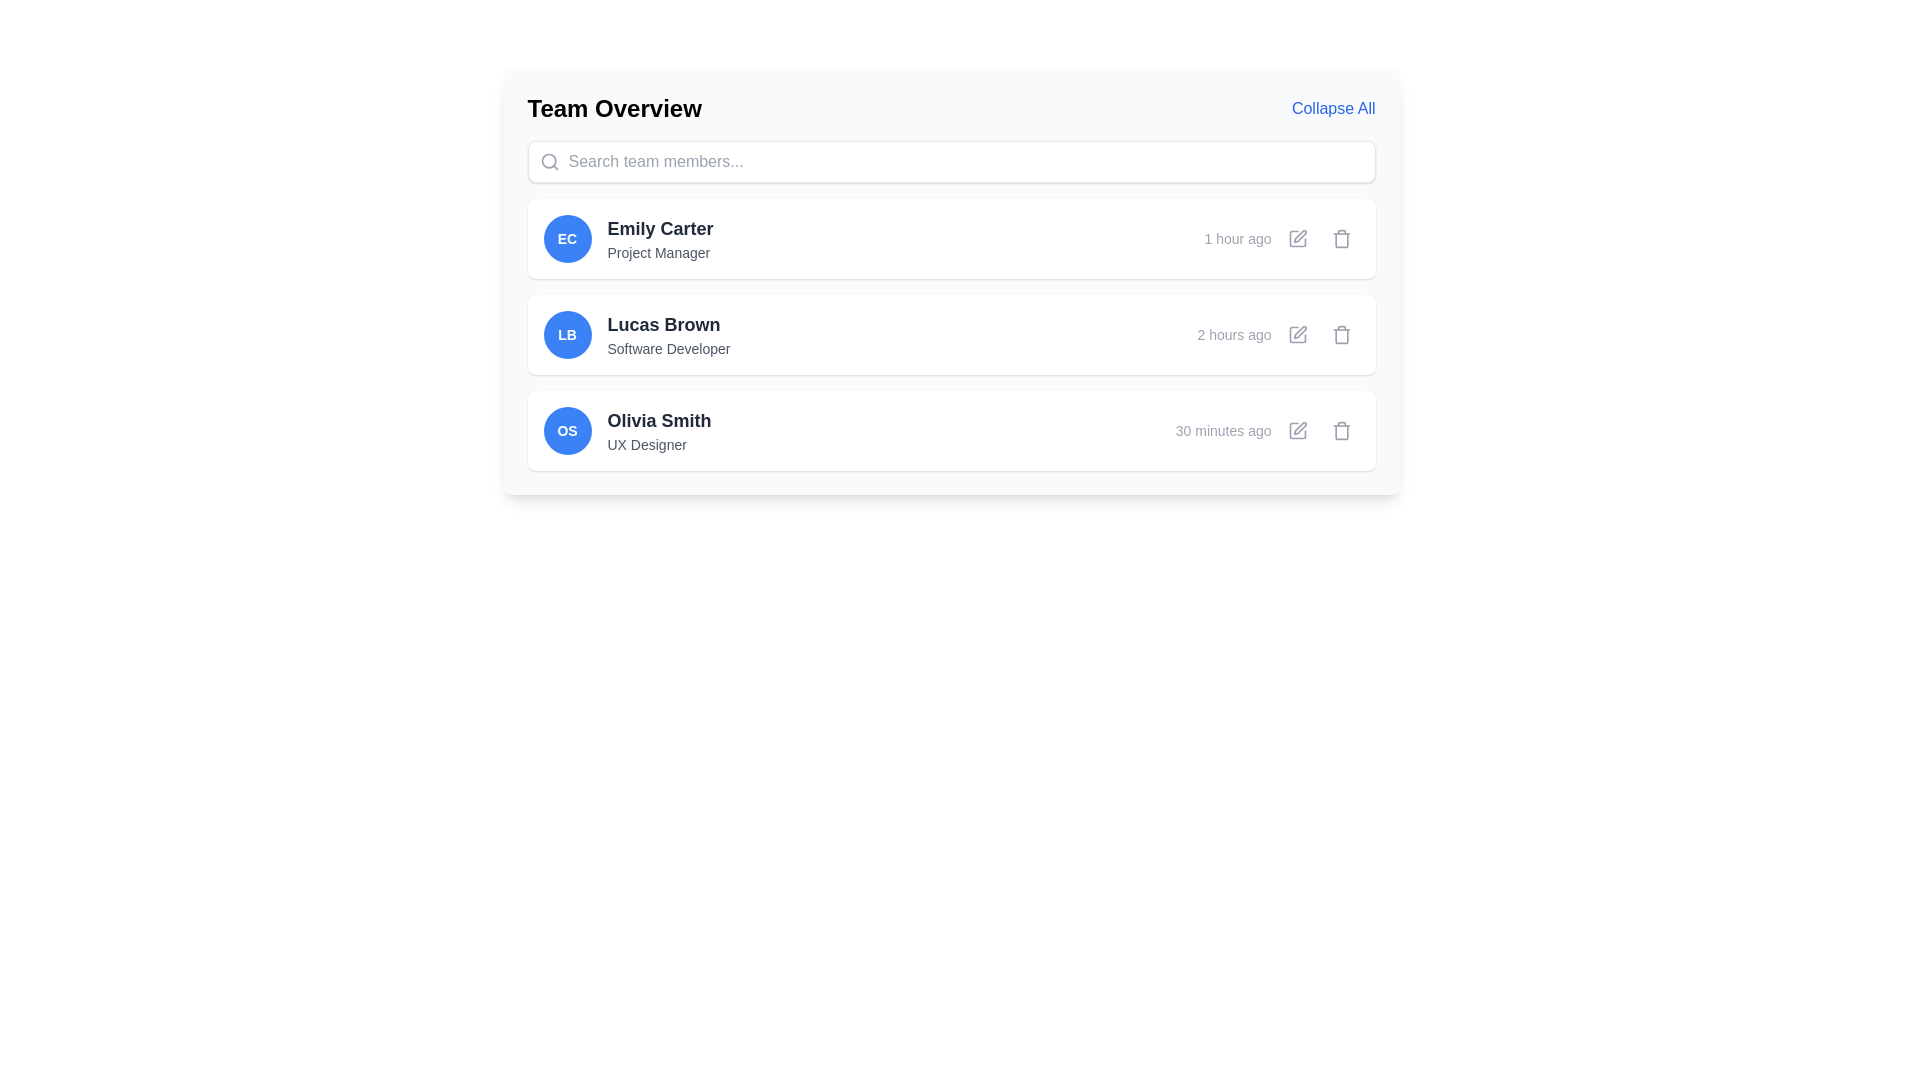  Describe the element at coordinates (1222, 430) in the screenshot. I see `the timestamp text label indicating the last action occurrence for the user entry of Olivia Smith, positioned between the user's role and interactive icons` at that location.